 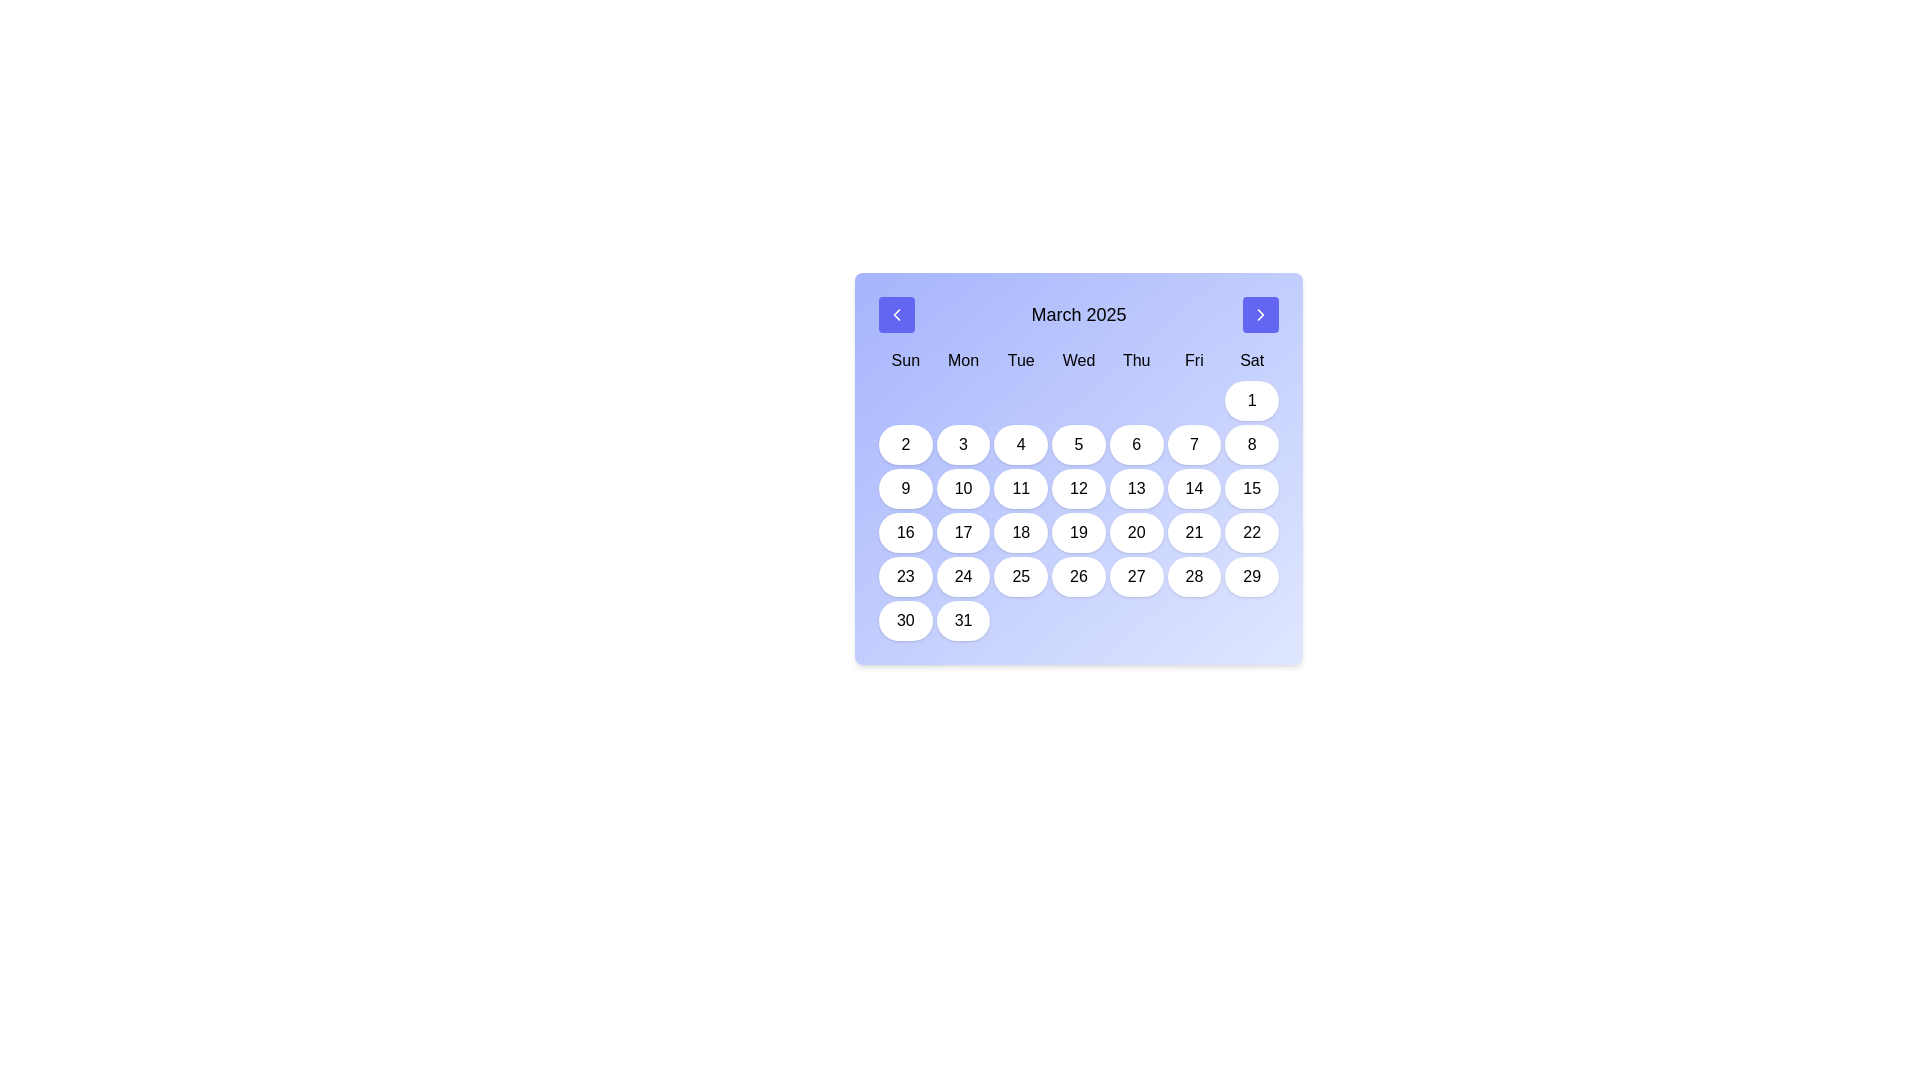 I want to click on the white circular button displaying '31', so click(x=963, y=620).